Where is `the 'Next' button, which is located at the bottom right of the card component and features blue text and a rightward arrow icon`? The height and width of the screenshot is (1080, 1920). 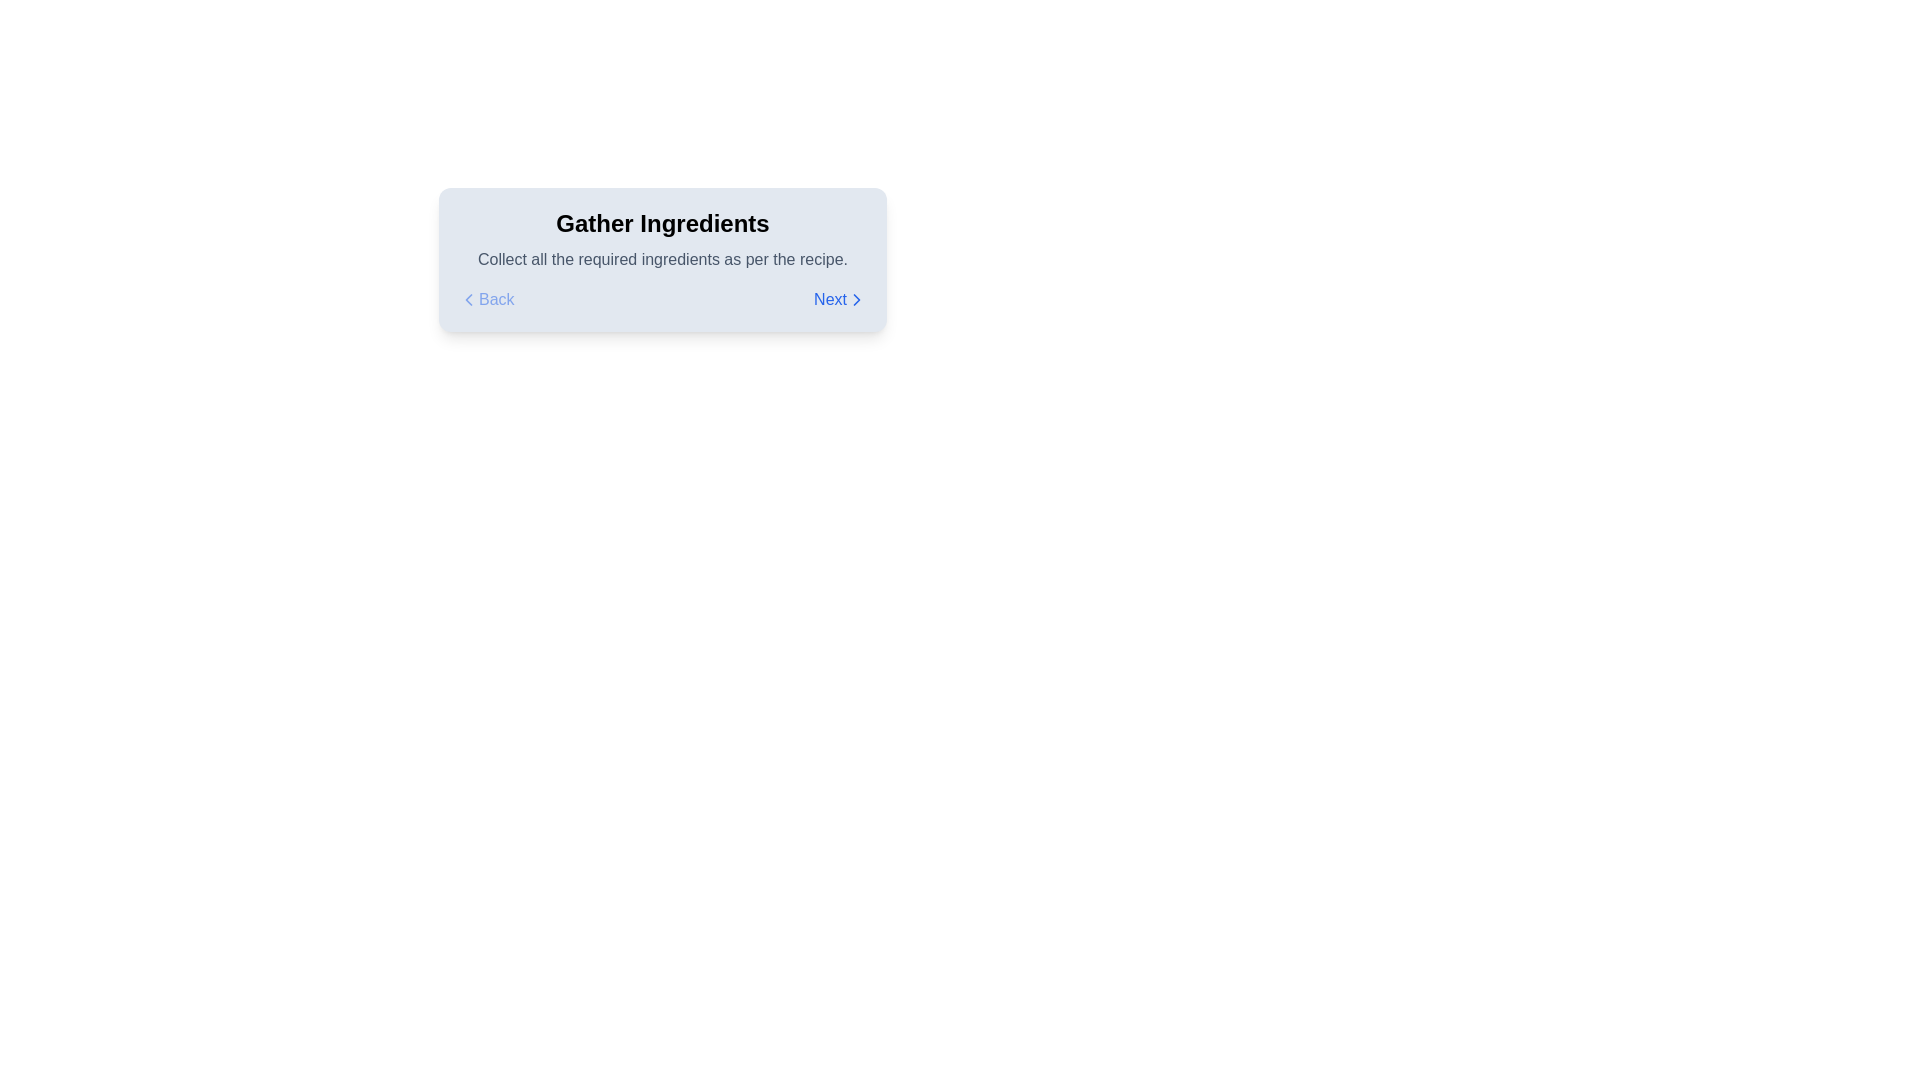 the 'Next' button, which is located at the bottom right of the card component and features blue text and a rightward arrow icon is located at coordinates (840, 300).